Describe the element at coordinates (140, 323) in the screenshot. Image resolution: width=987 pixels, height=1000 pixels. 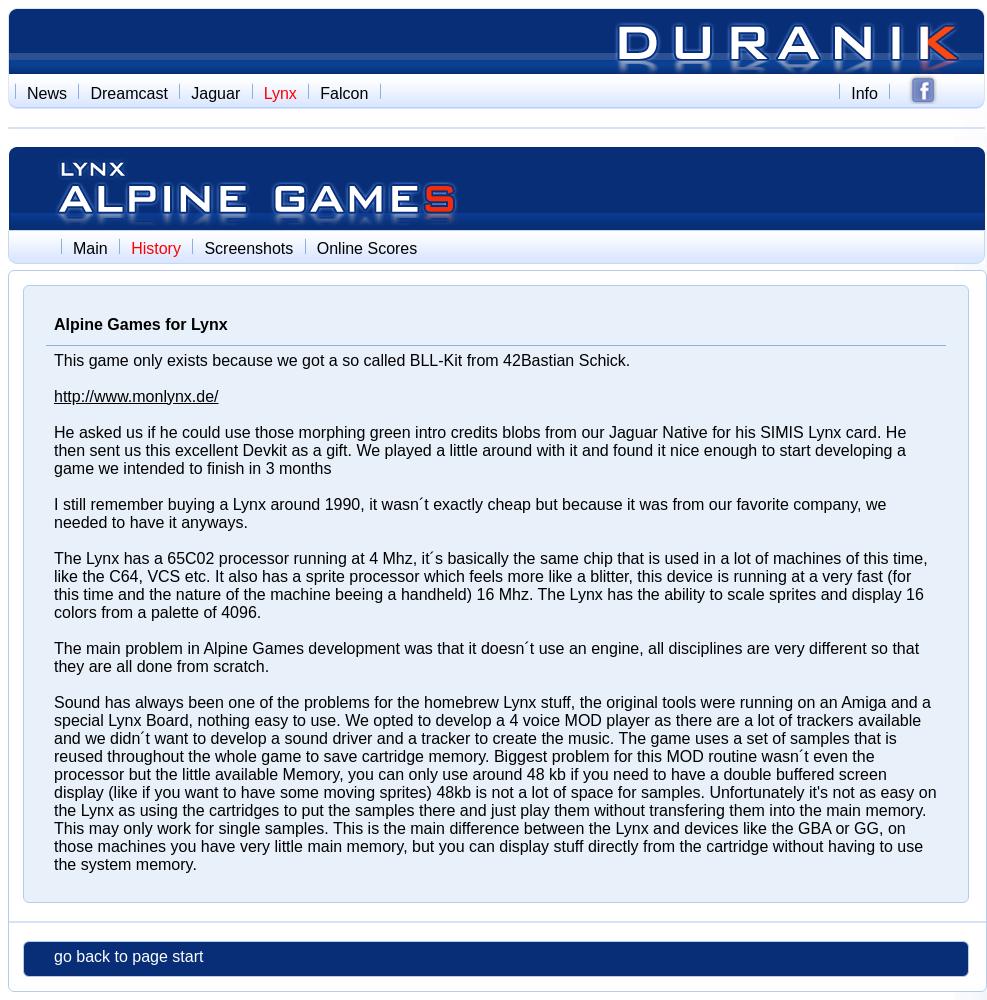
I see `'Alpine Games for Lynx'` at that location.